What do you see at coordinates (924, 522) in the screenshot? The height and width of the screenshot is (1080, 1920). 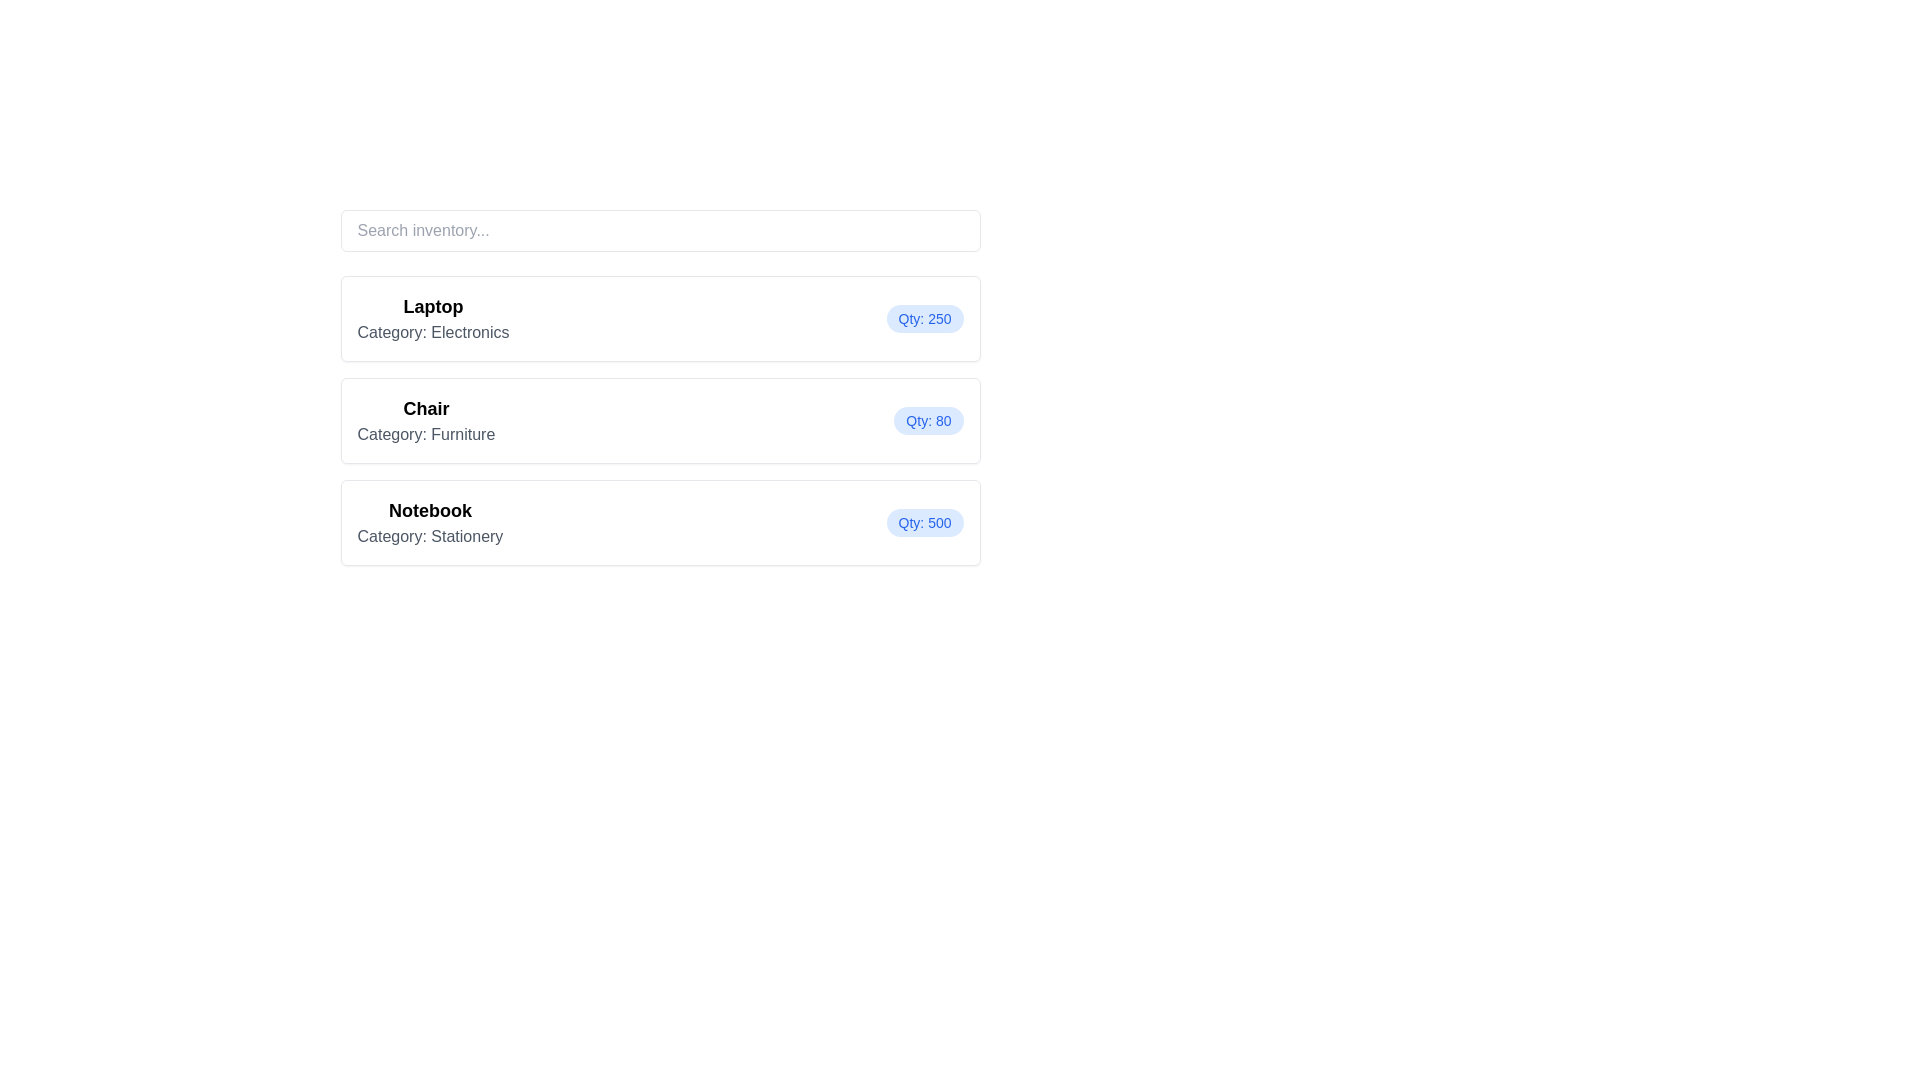 I see `the non-interactive label that indicates the quantity available for the 'Notebook' item, positioned to the right of the 'Notebook' title and vertically centered with the description 'Category: Stationery'` at bounding box center [924, 522].